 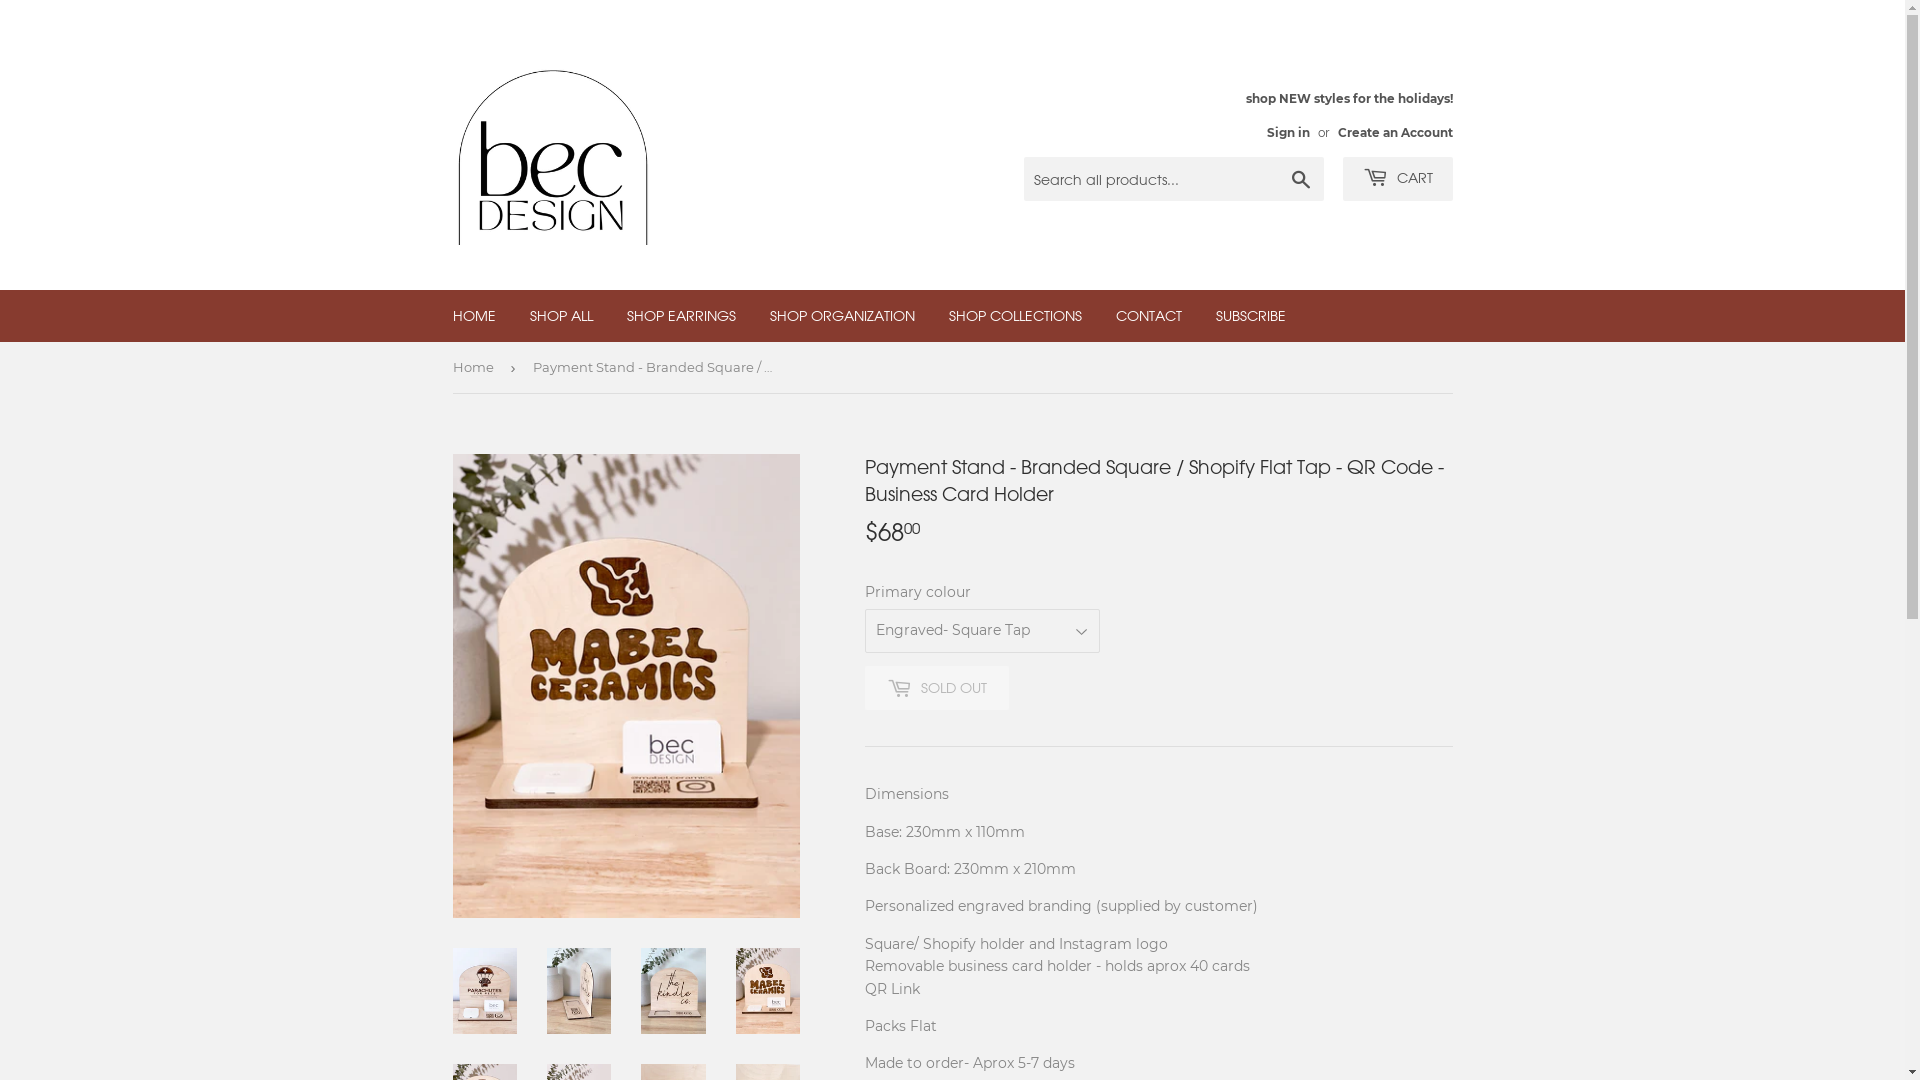 I want to click on 'Create an Account', so click(x=1394, y=132).